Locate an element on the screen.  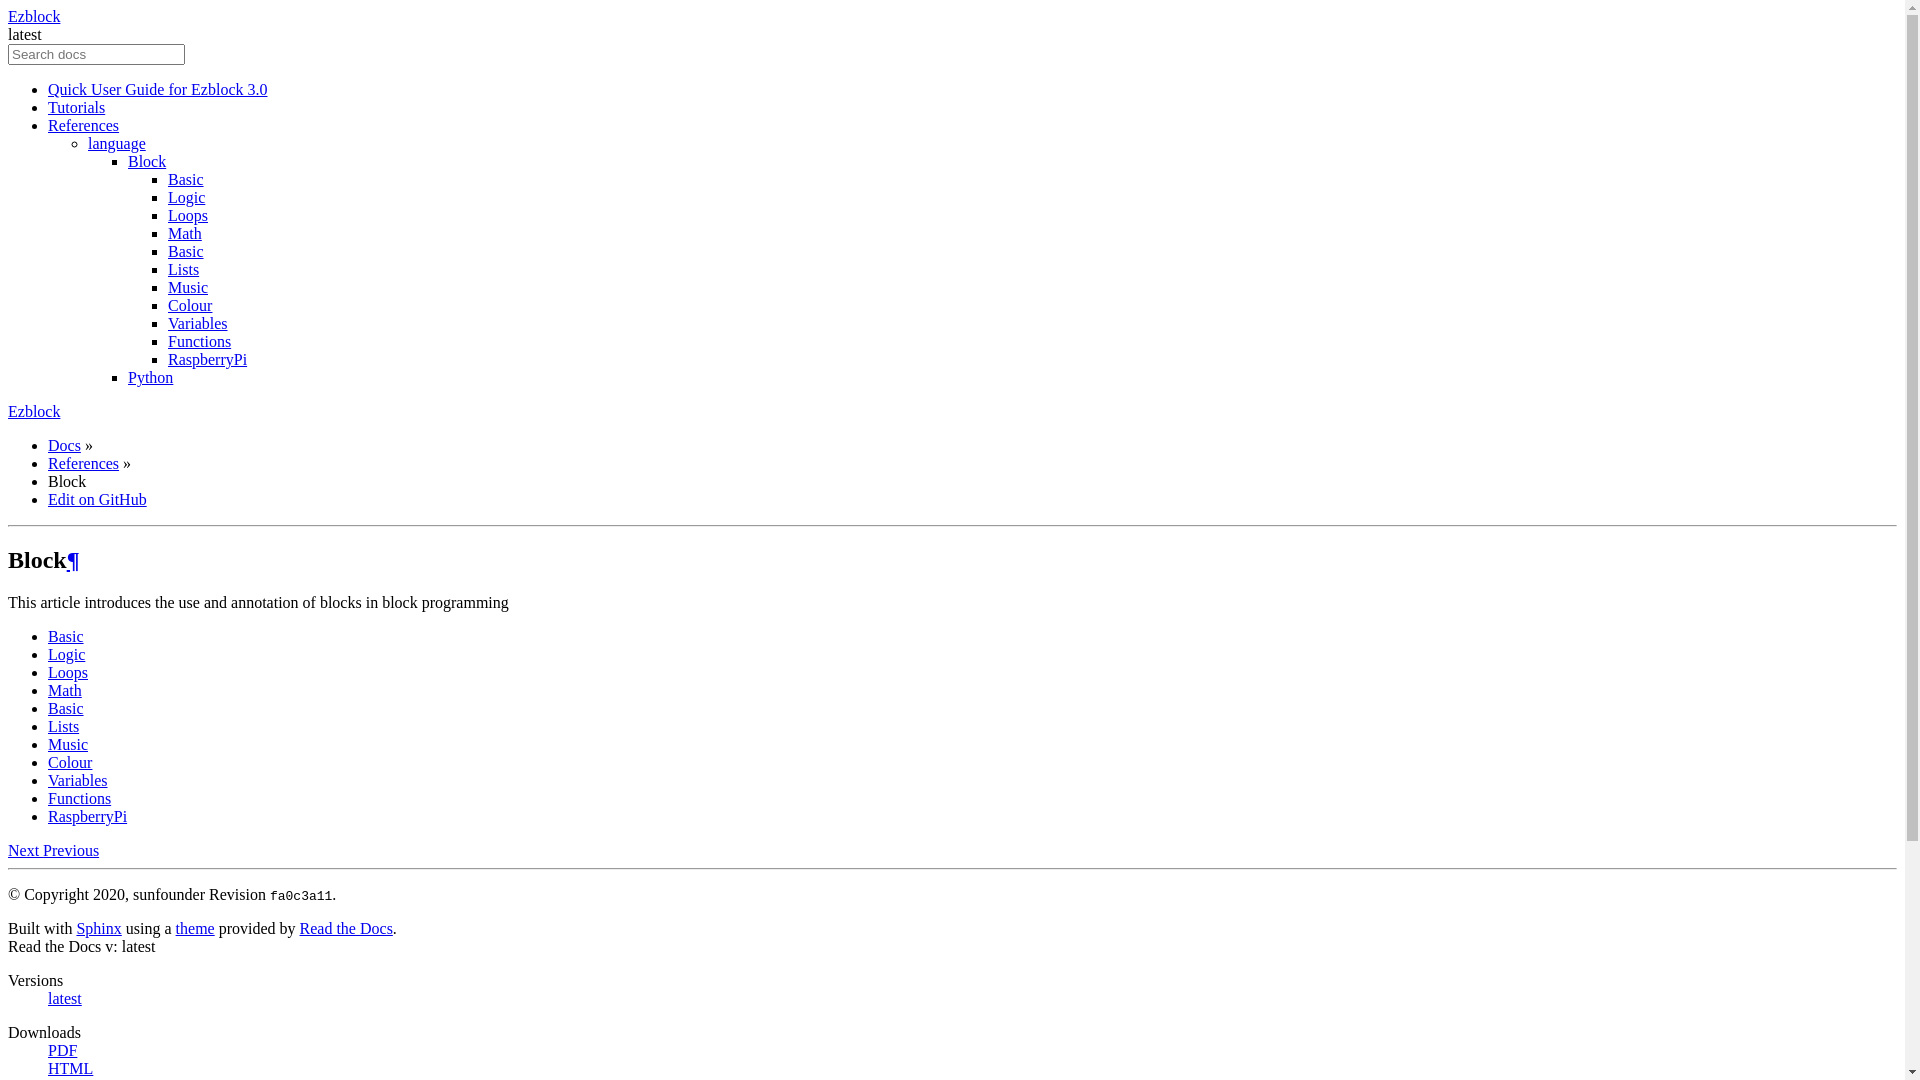
'Variables' is located at coordinates (48, 779).